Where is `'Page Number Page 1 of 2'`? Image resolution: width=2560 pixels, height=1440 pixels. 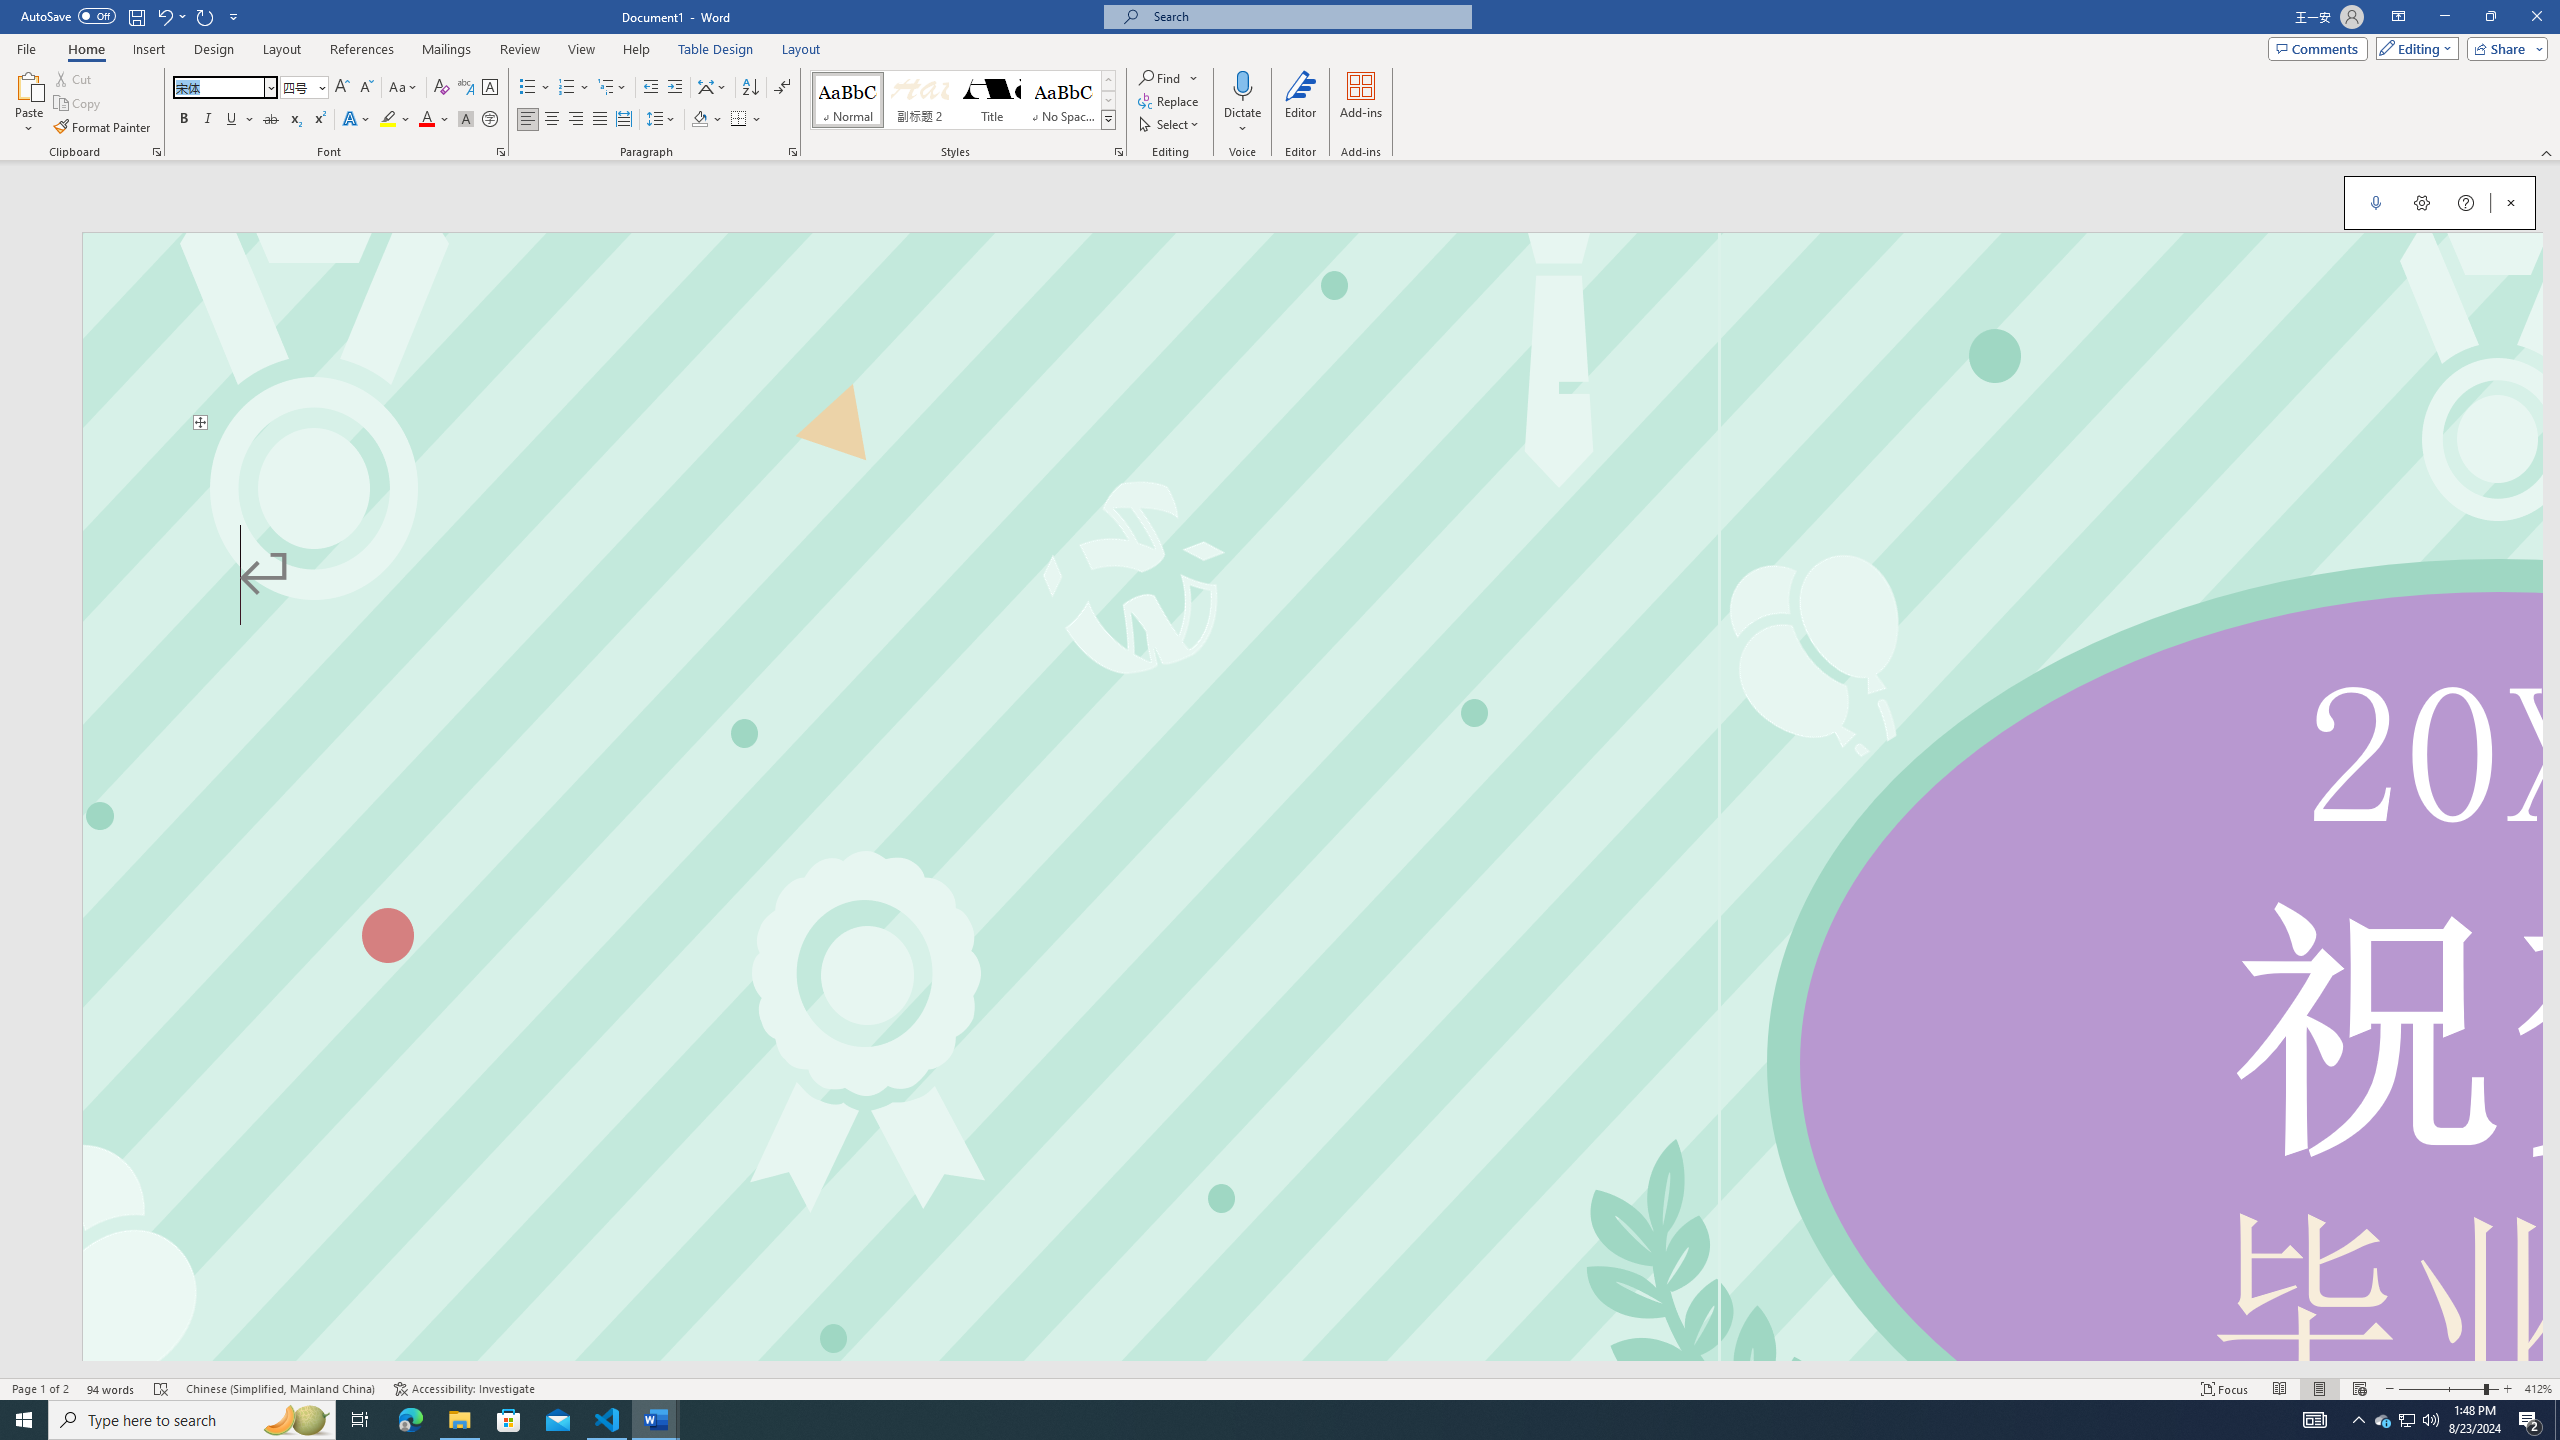
'Page Number Page 1 of 2' is located at coordinates (40, 1389).